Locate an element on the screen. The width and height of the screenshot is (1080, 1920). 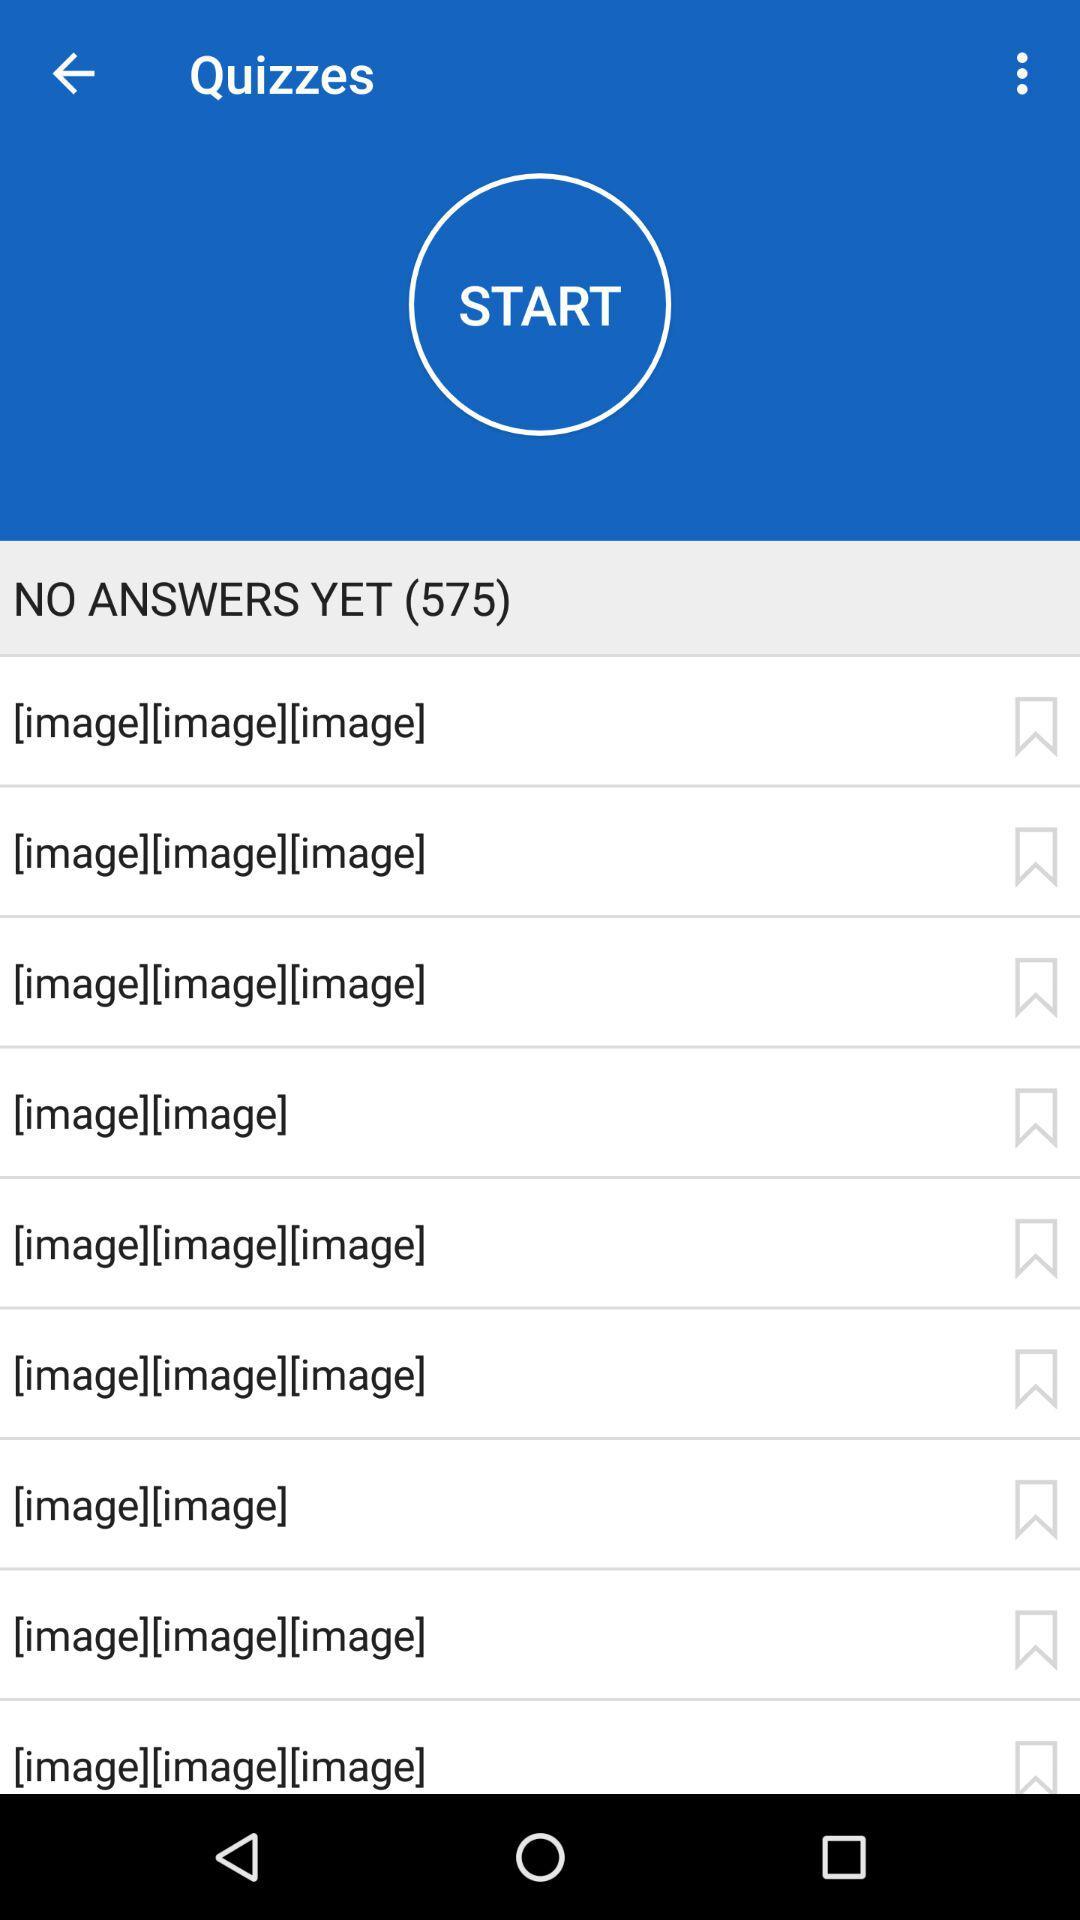
bookmark item is located at coordinates (1035, 988).